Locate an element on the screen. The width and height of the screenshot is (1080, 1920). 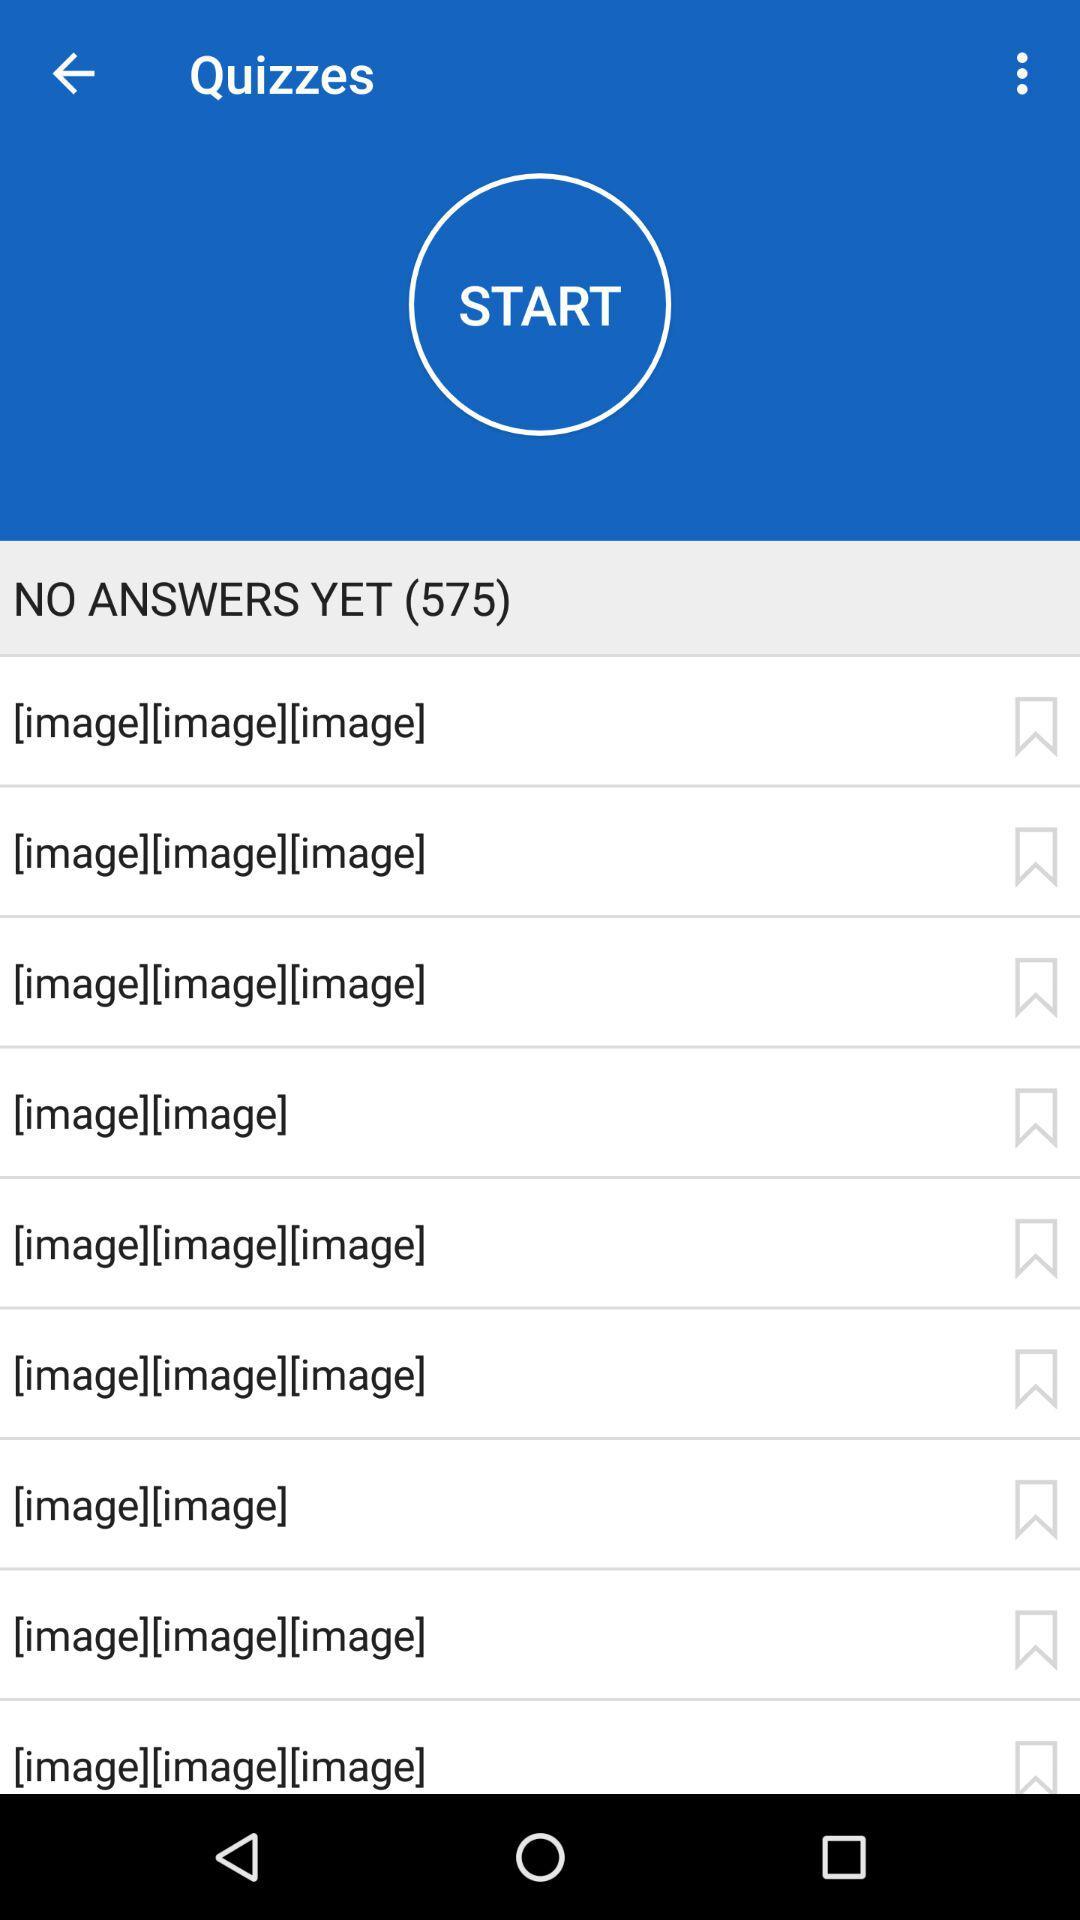
bookmark item is located at coordinates (1035, 988).